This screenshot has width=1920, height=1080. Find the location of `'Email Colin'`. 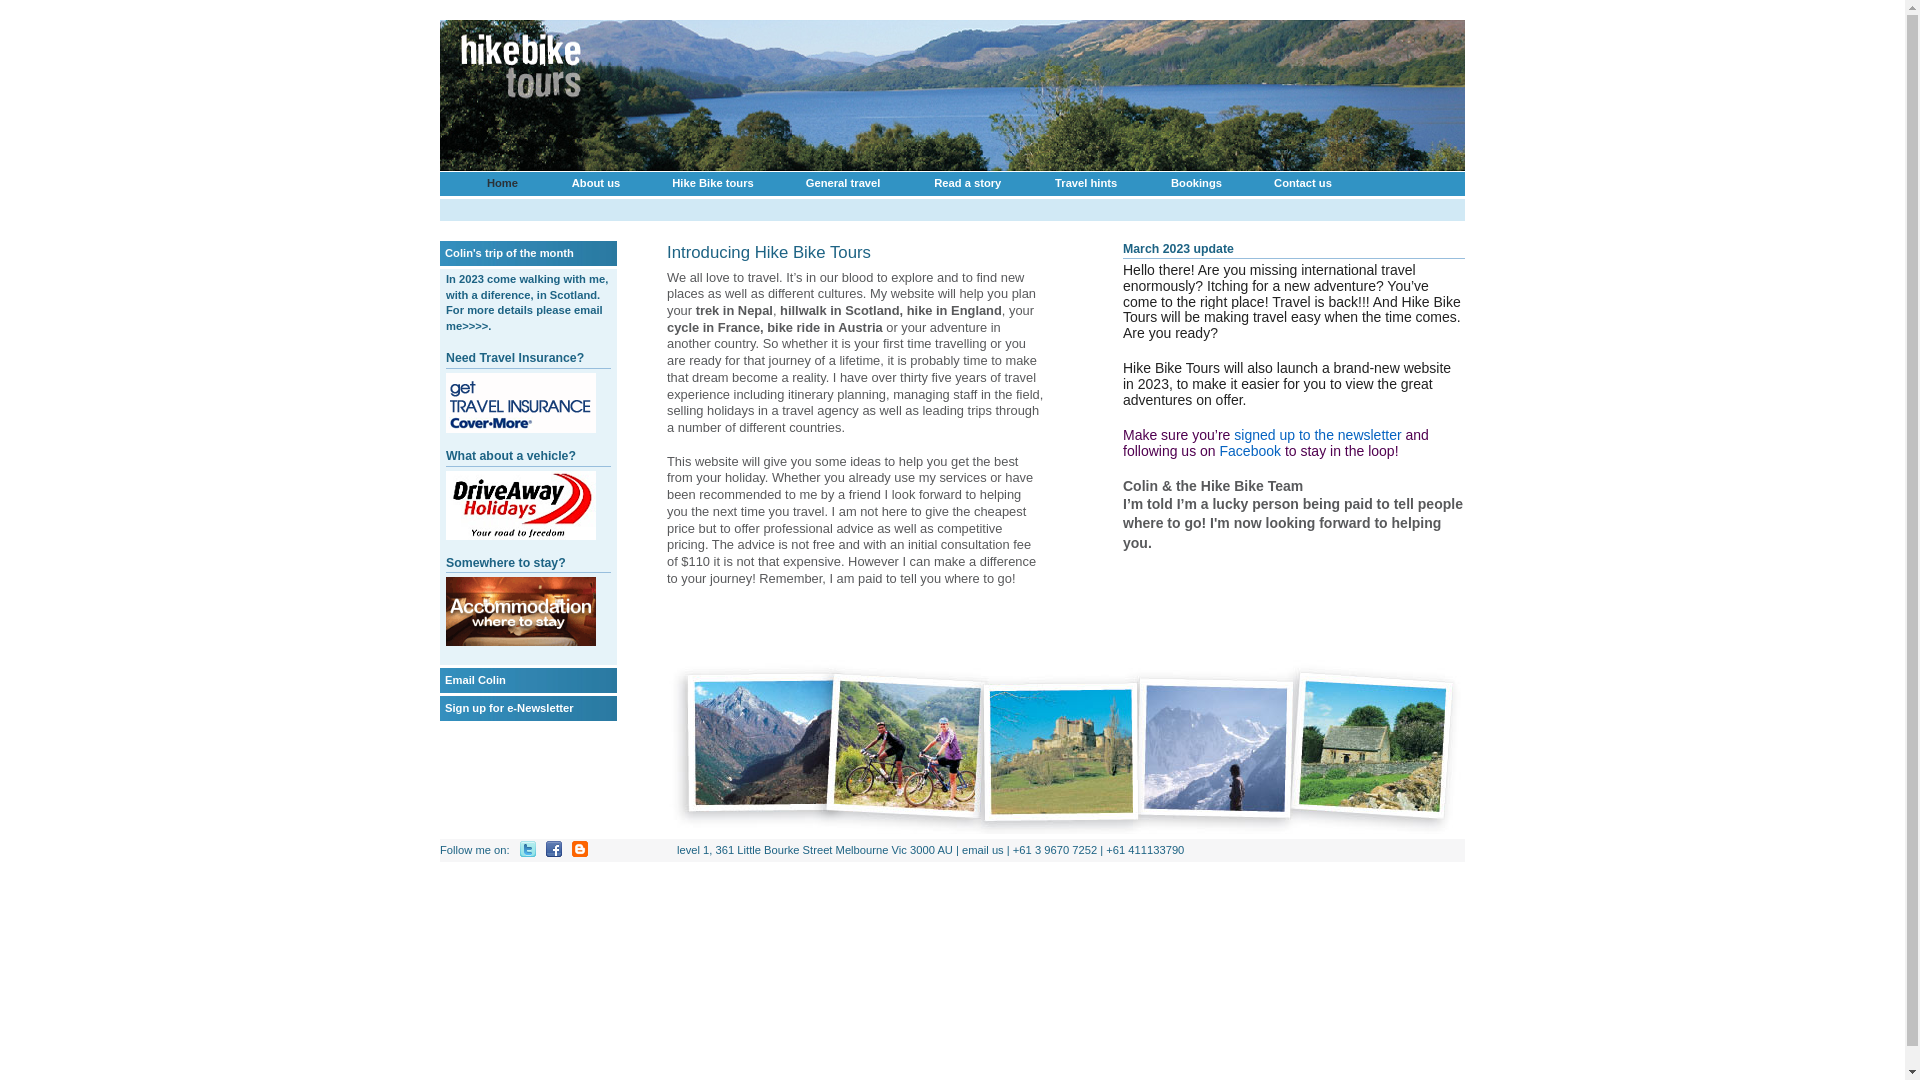

'Email Colin' is located at coordinates (444, 678).